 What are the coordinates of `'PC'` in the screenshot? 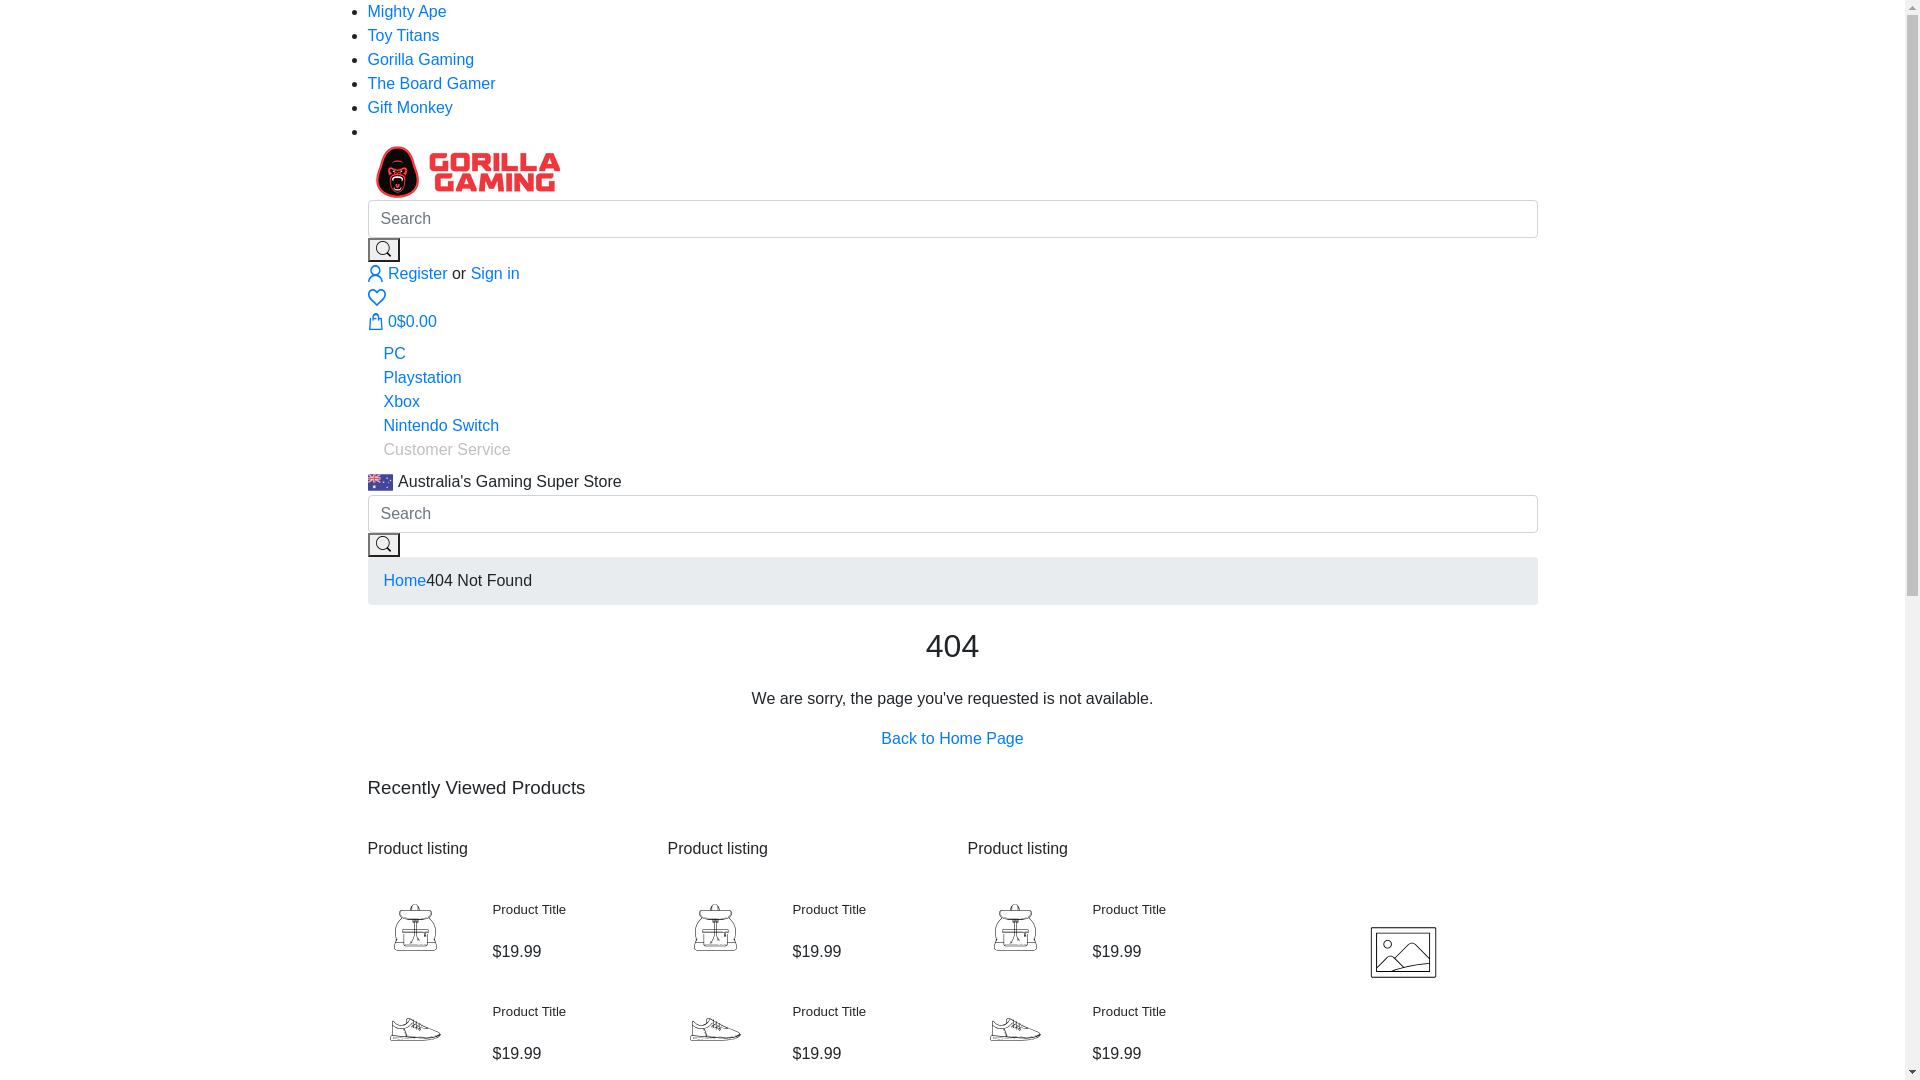 It's located at (394, 352).